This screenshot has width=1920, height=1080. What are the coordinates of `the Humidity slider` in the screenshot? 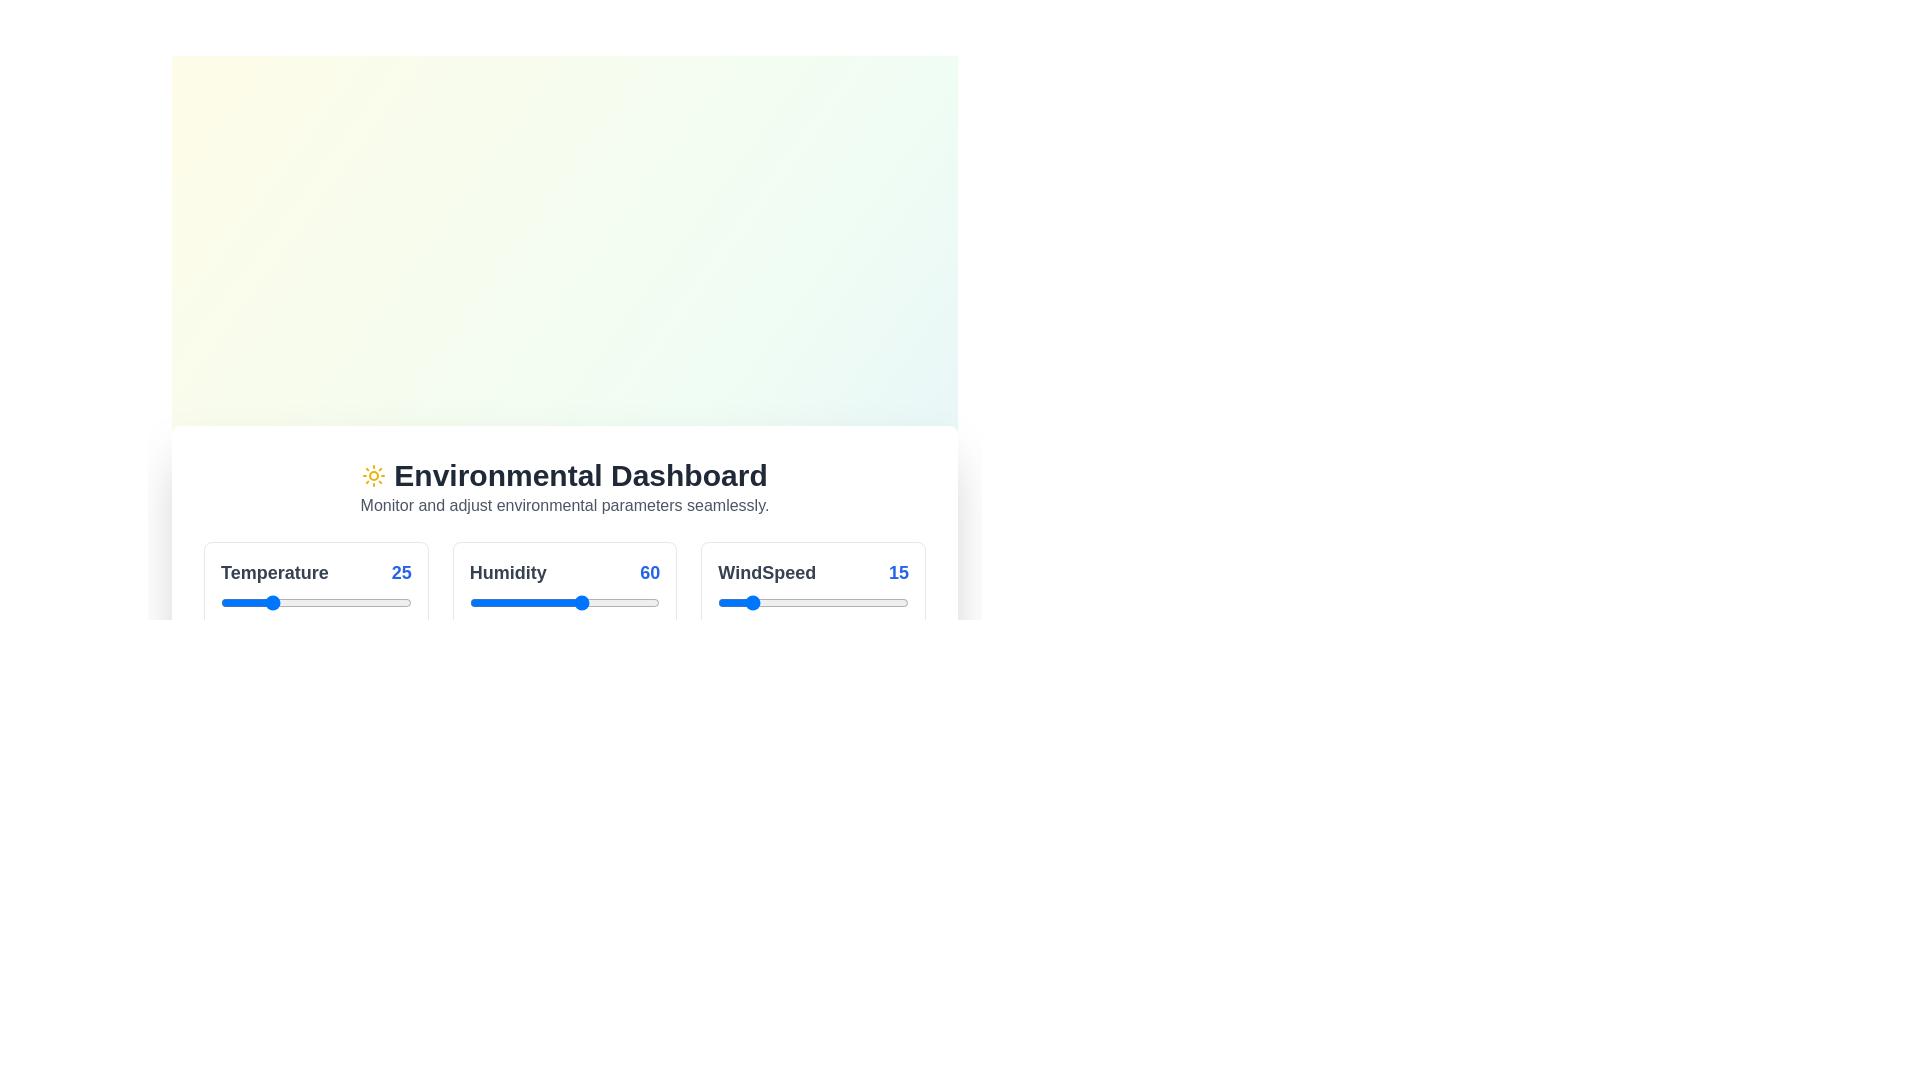 It's located at (600, 601).